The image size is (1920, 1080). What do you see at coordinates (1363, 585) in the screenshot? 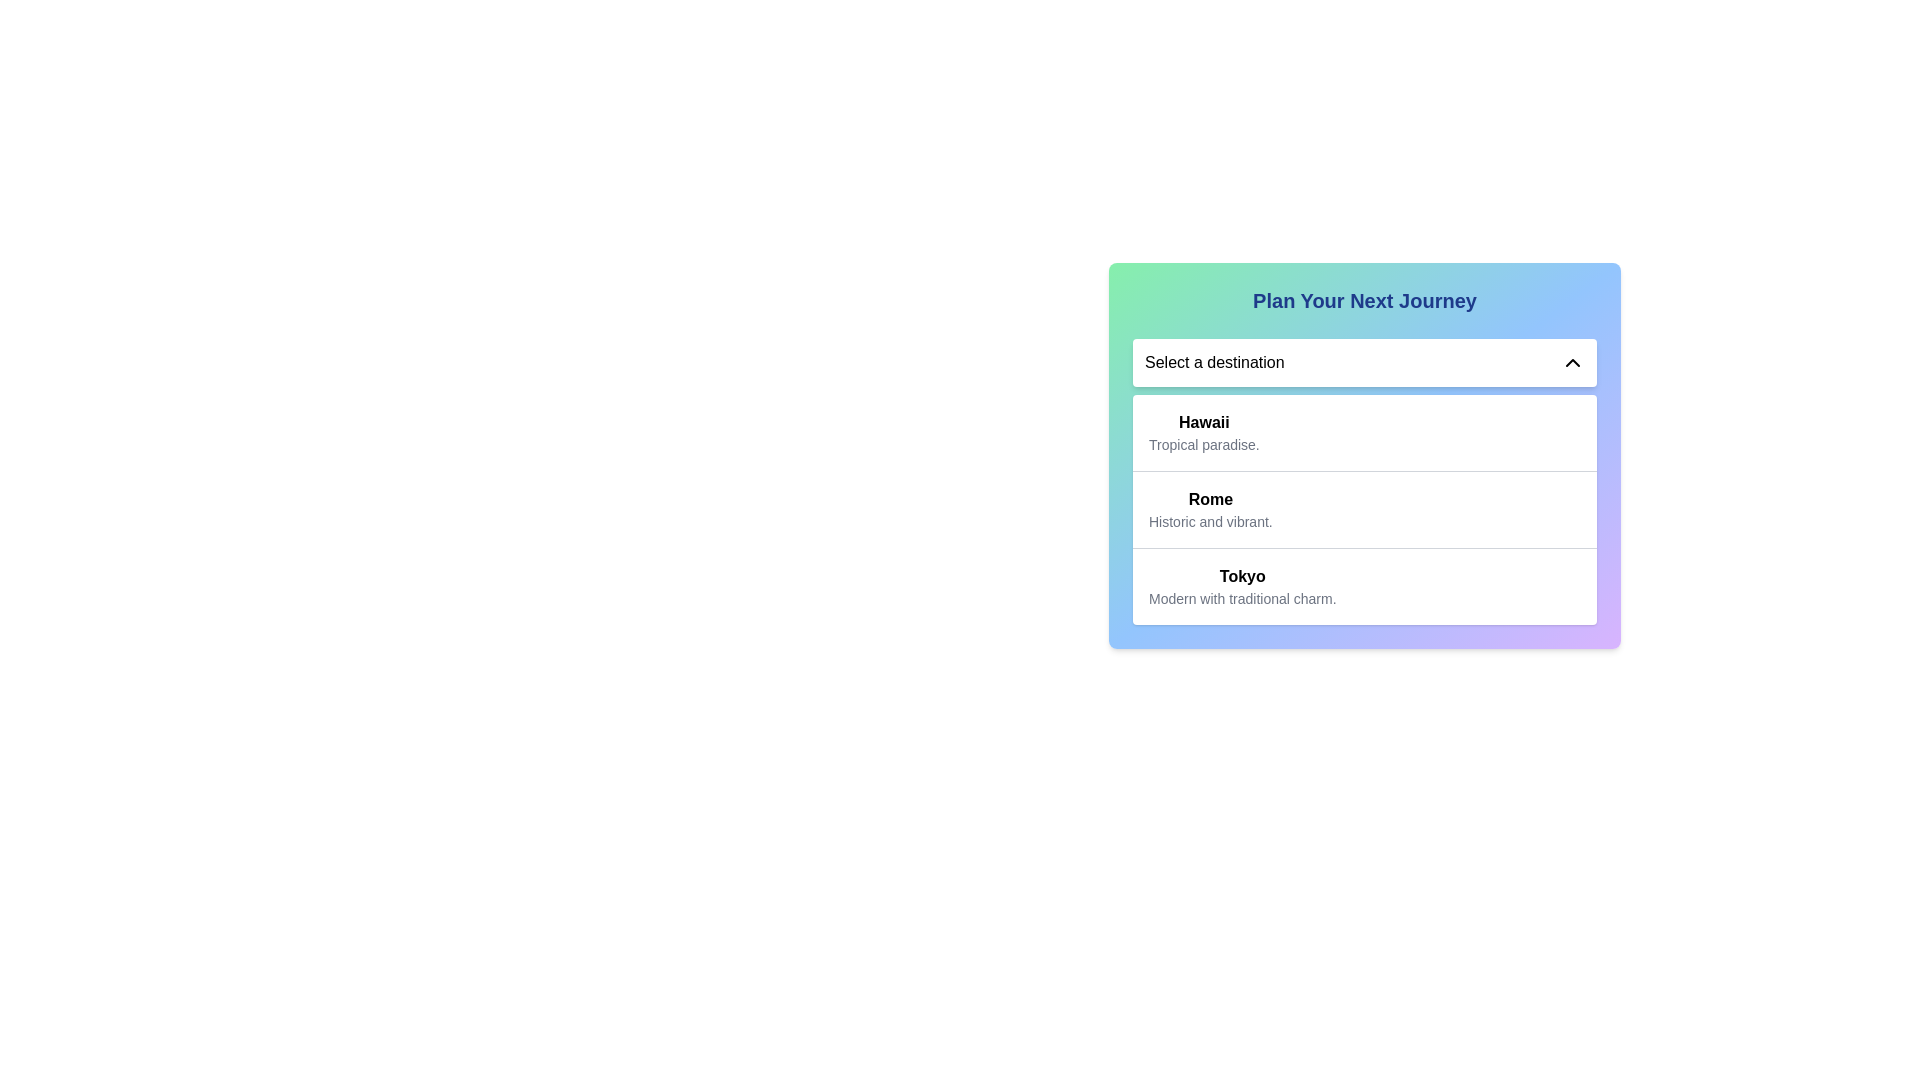
I see `the third item in the destination picker list` at bounding box center [1363, 585].